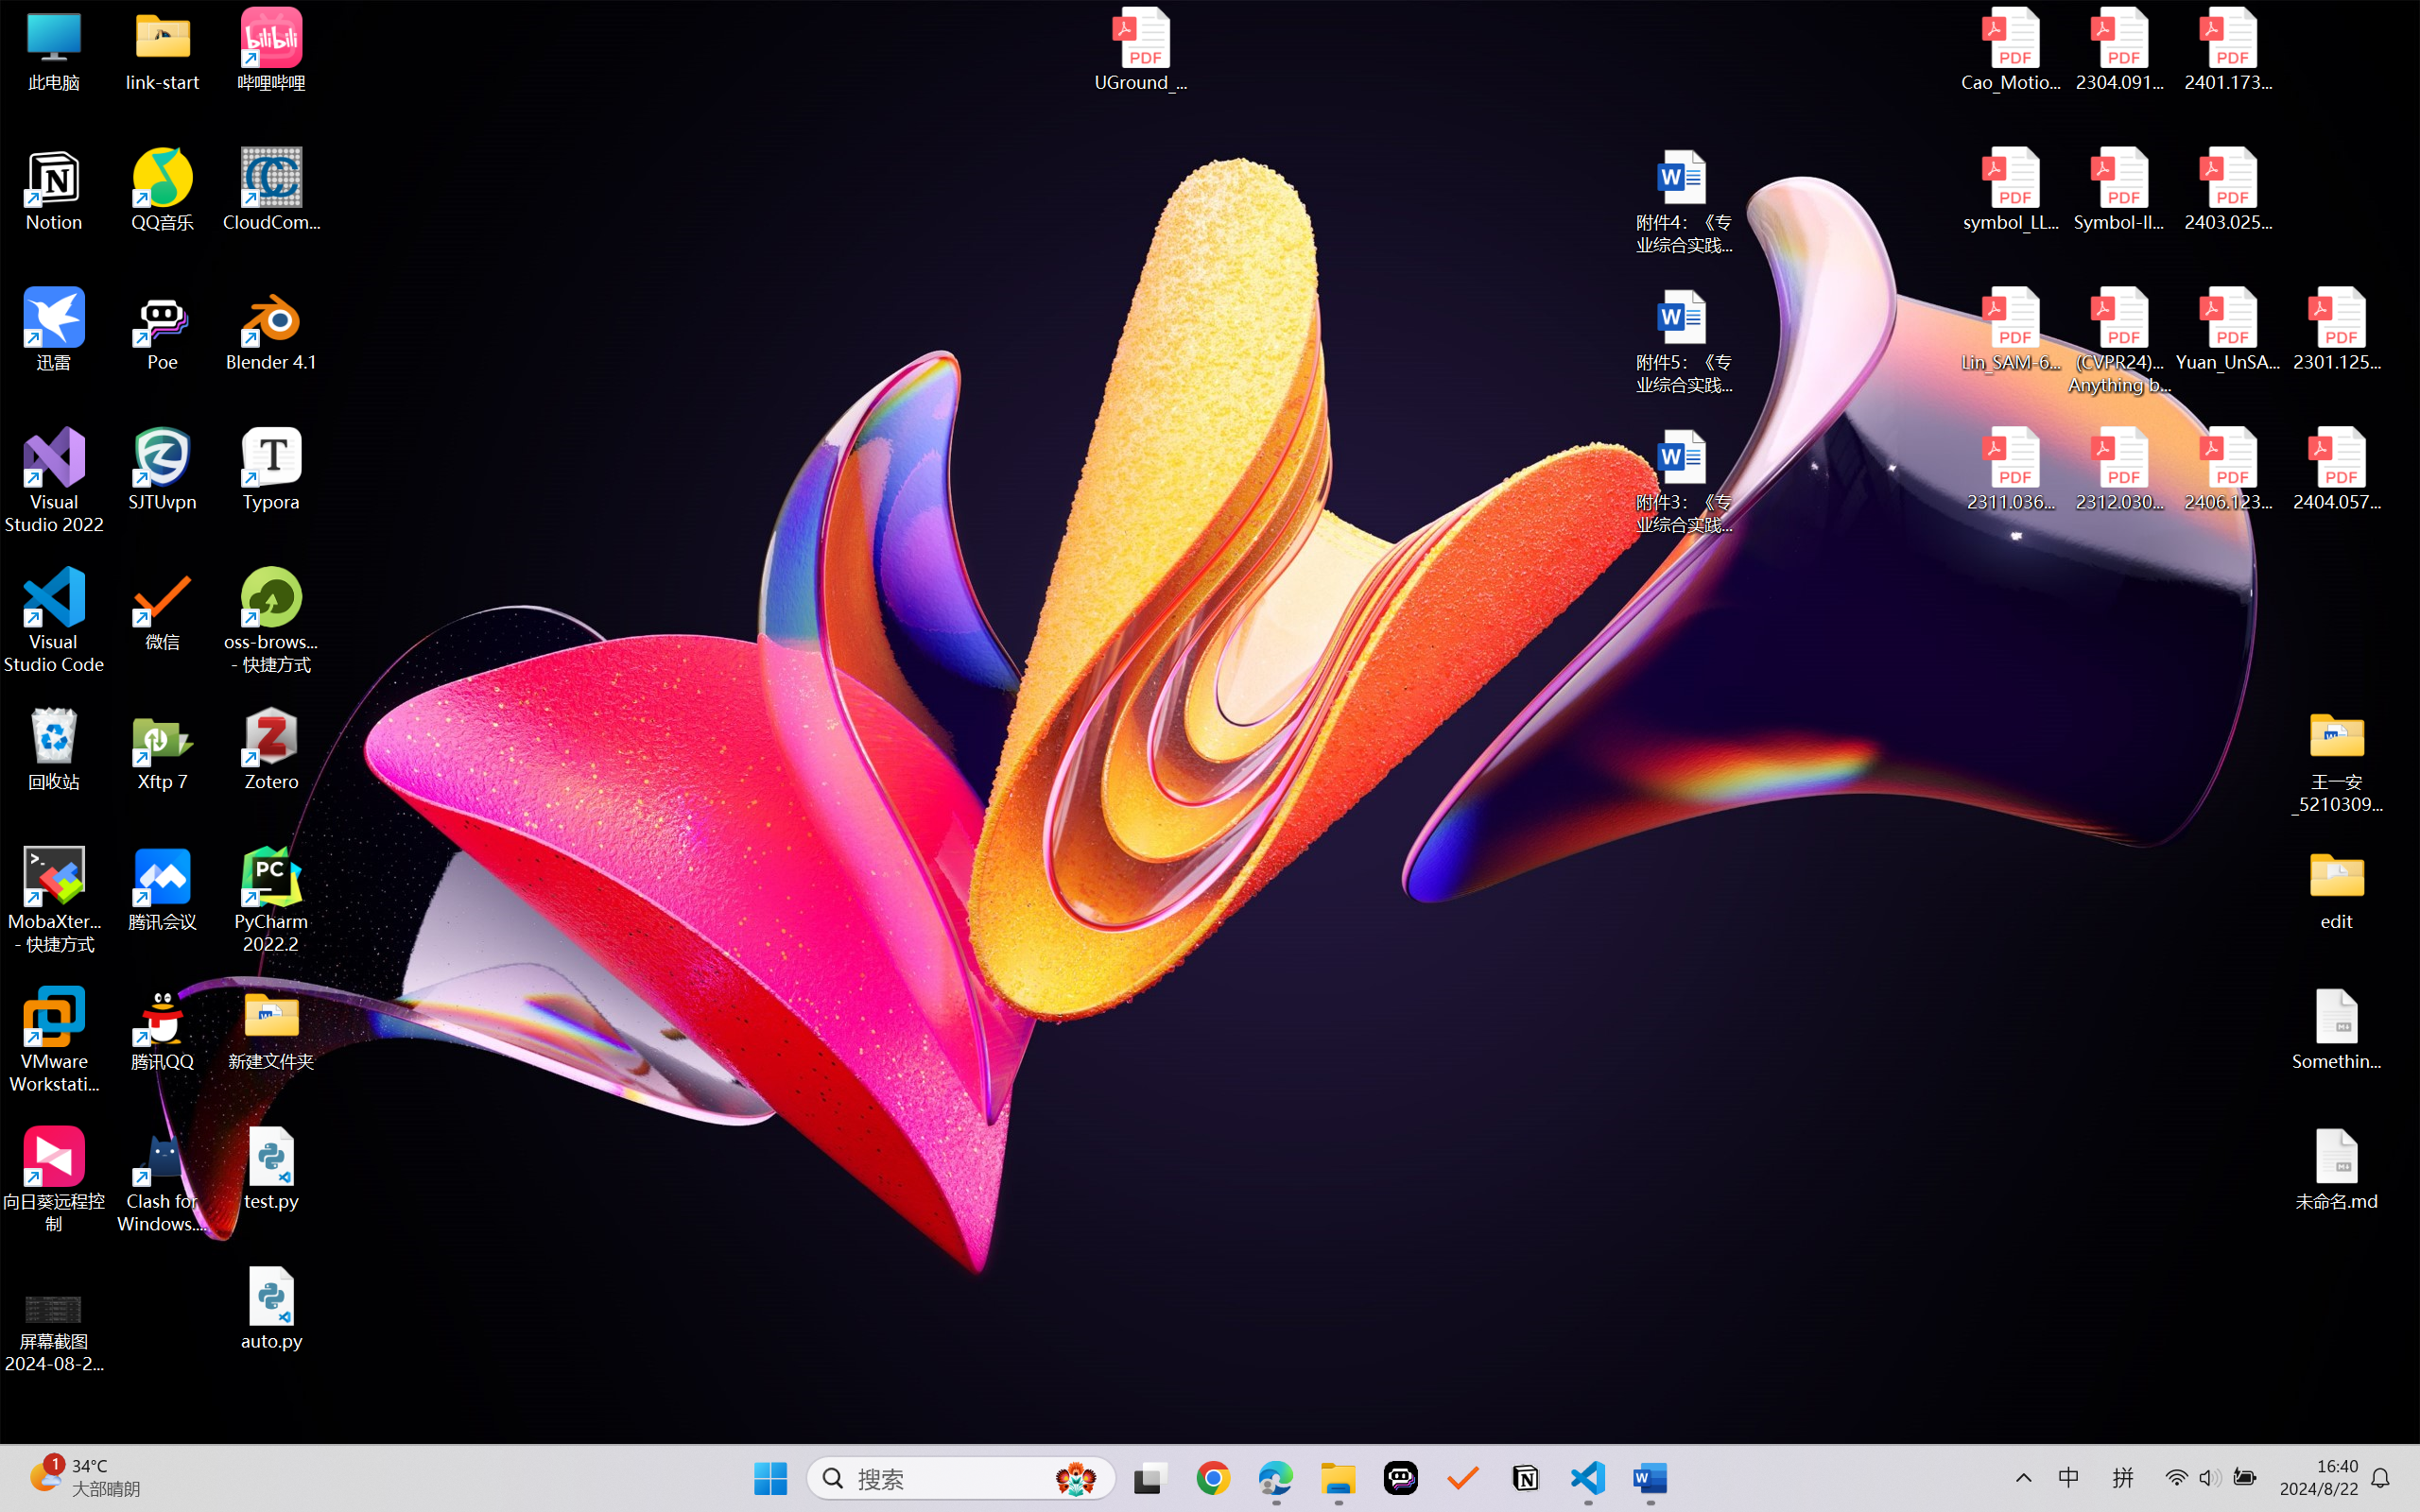  Describe the element at coordinates (271, 1308) in the screenshot. I see `'auto.py'` at that location.